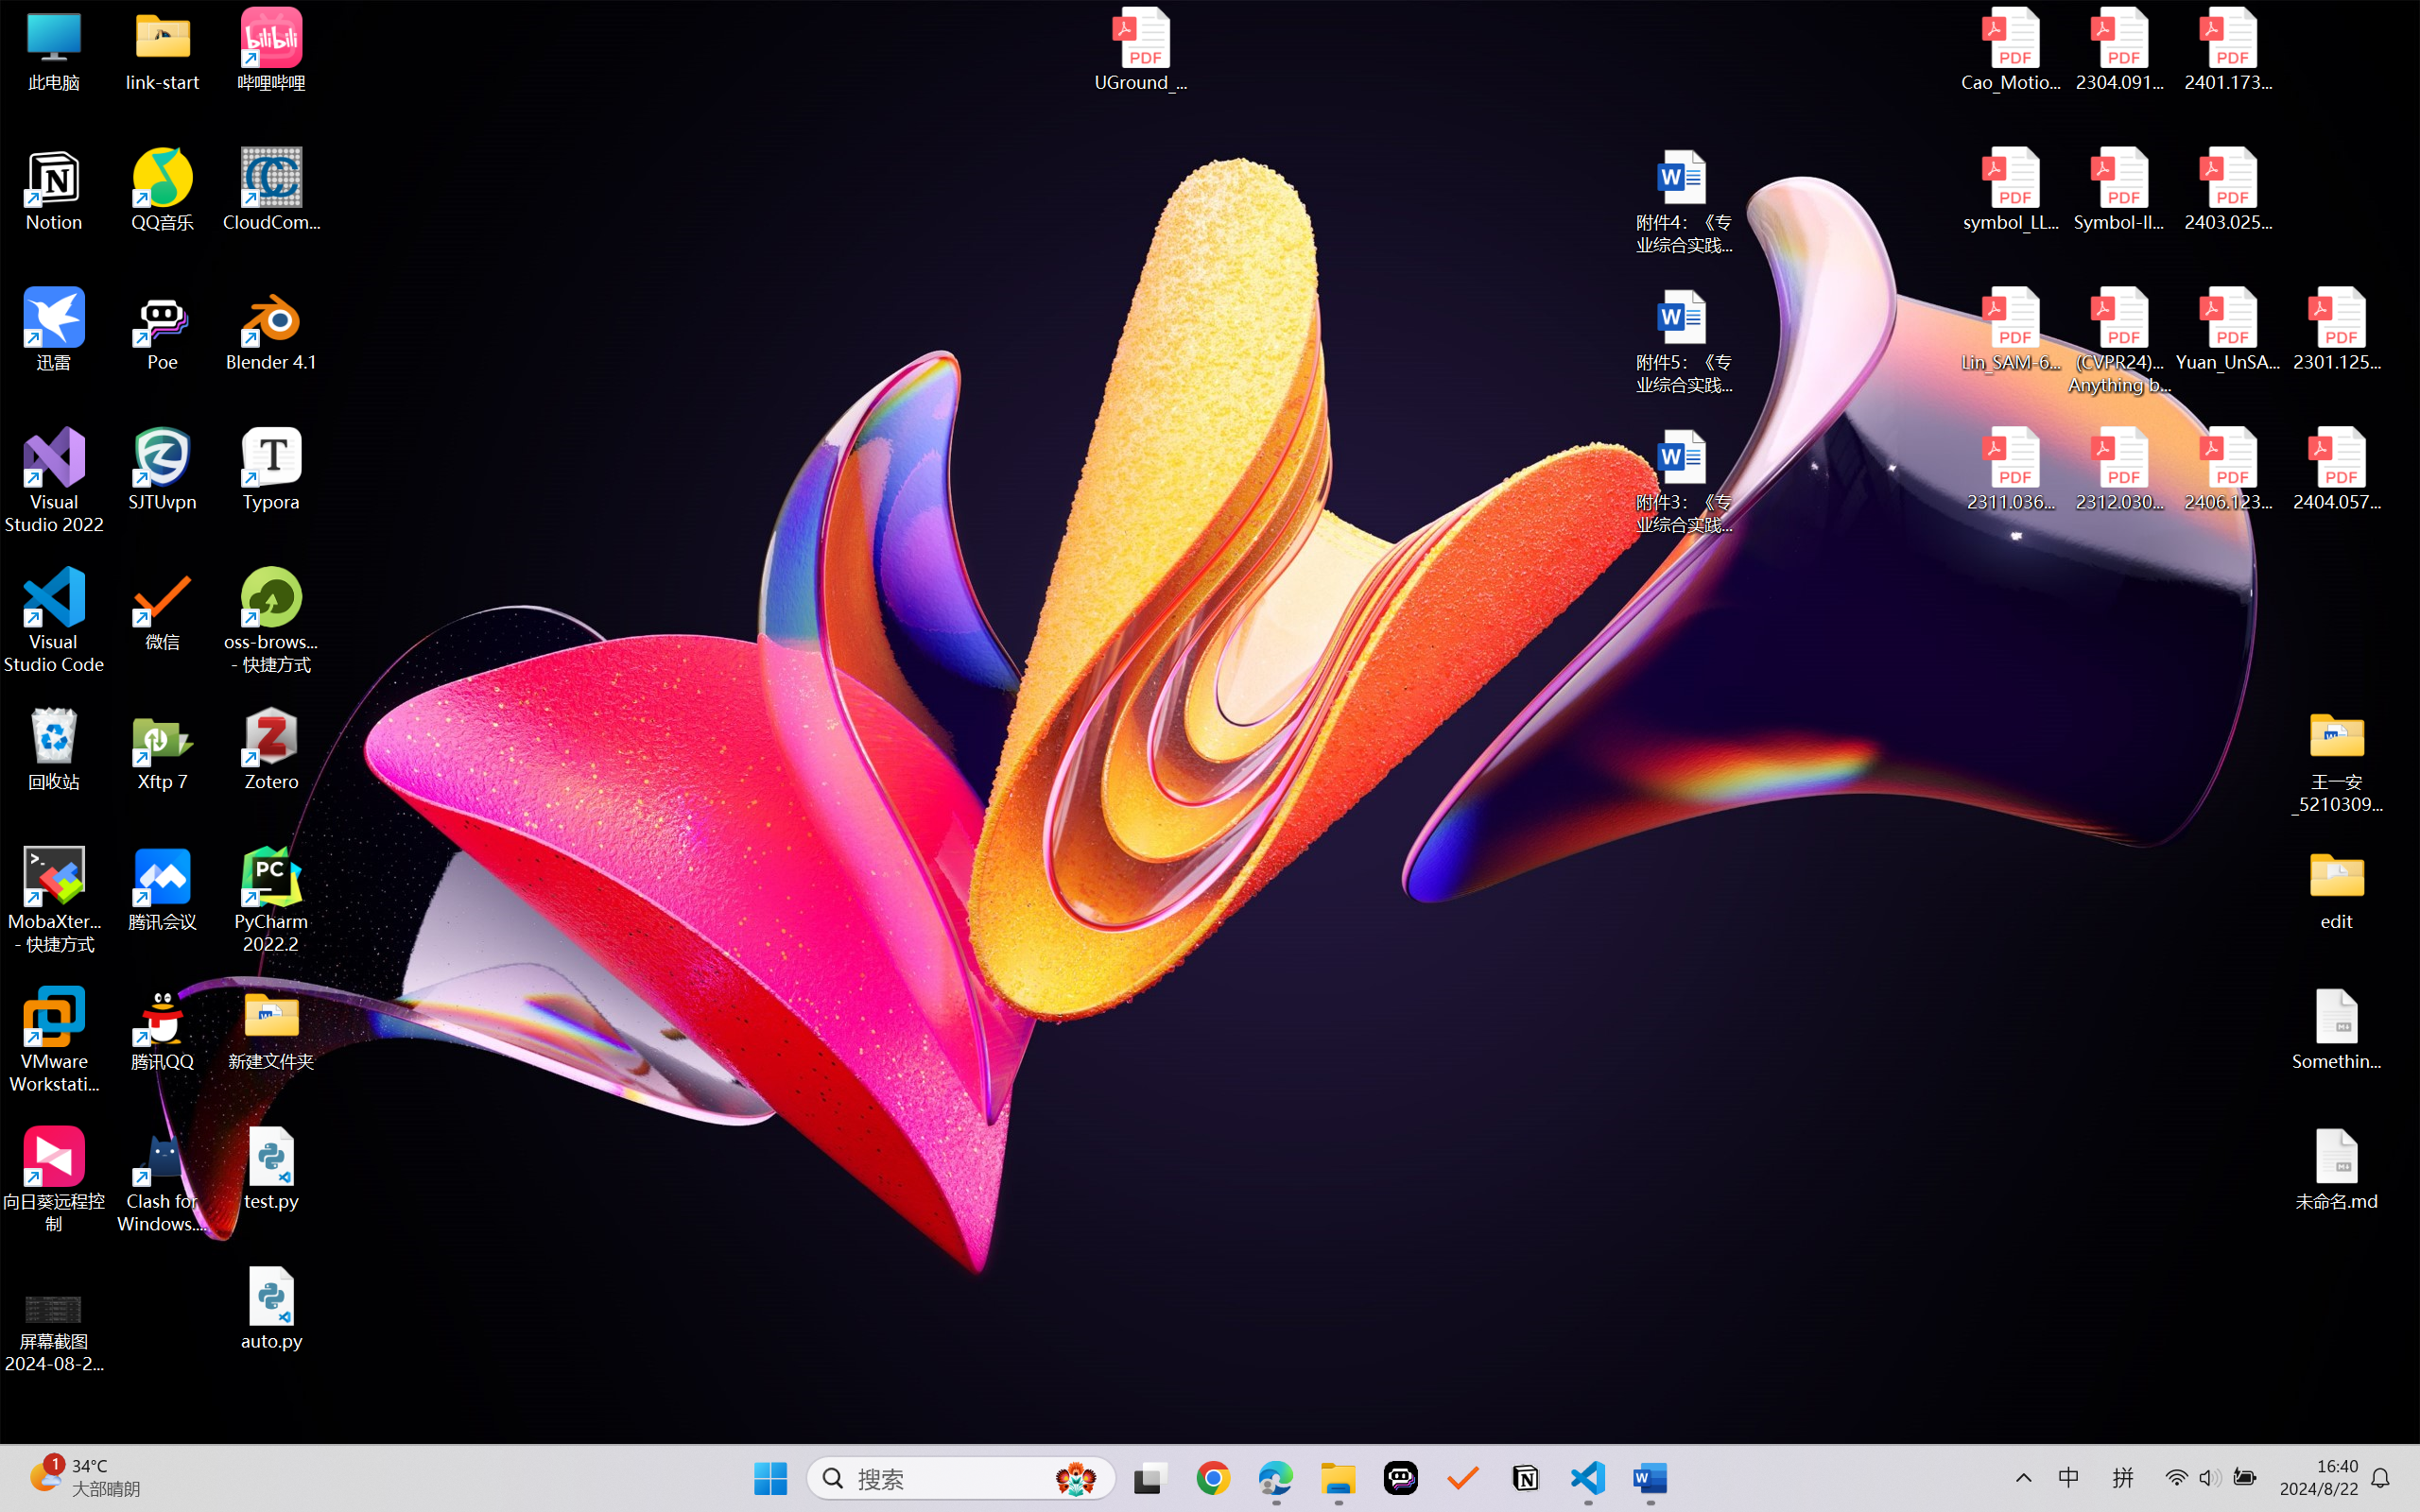  Describe the element at coordinates (271, 1308) in the screenshot. I see `'auto.py'` at that location.